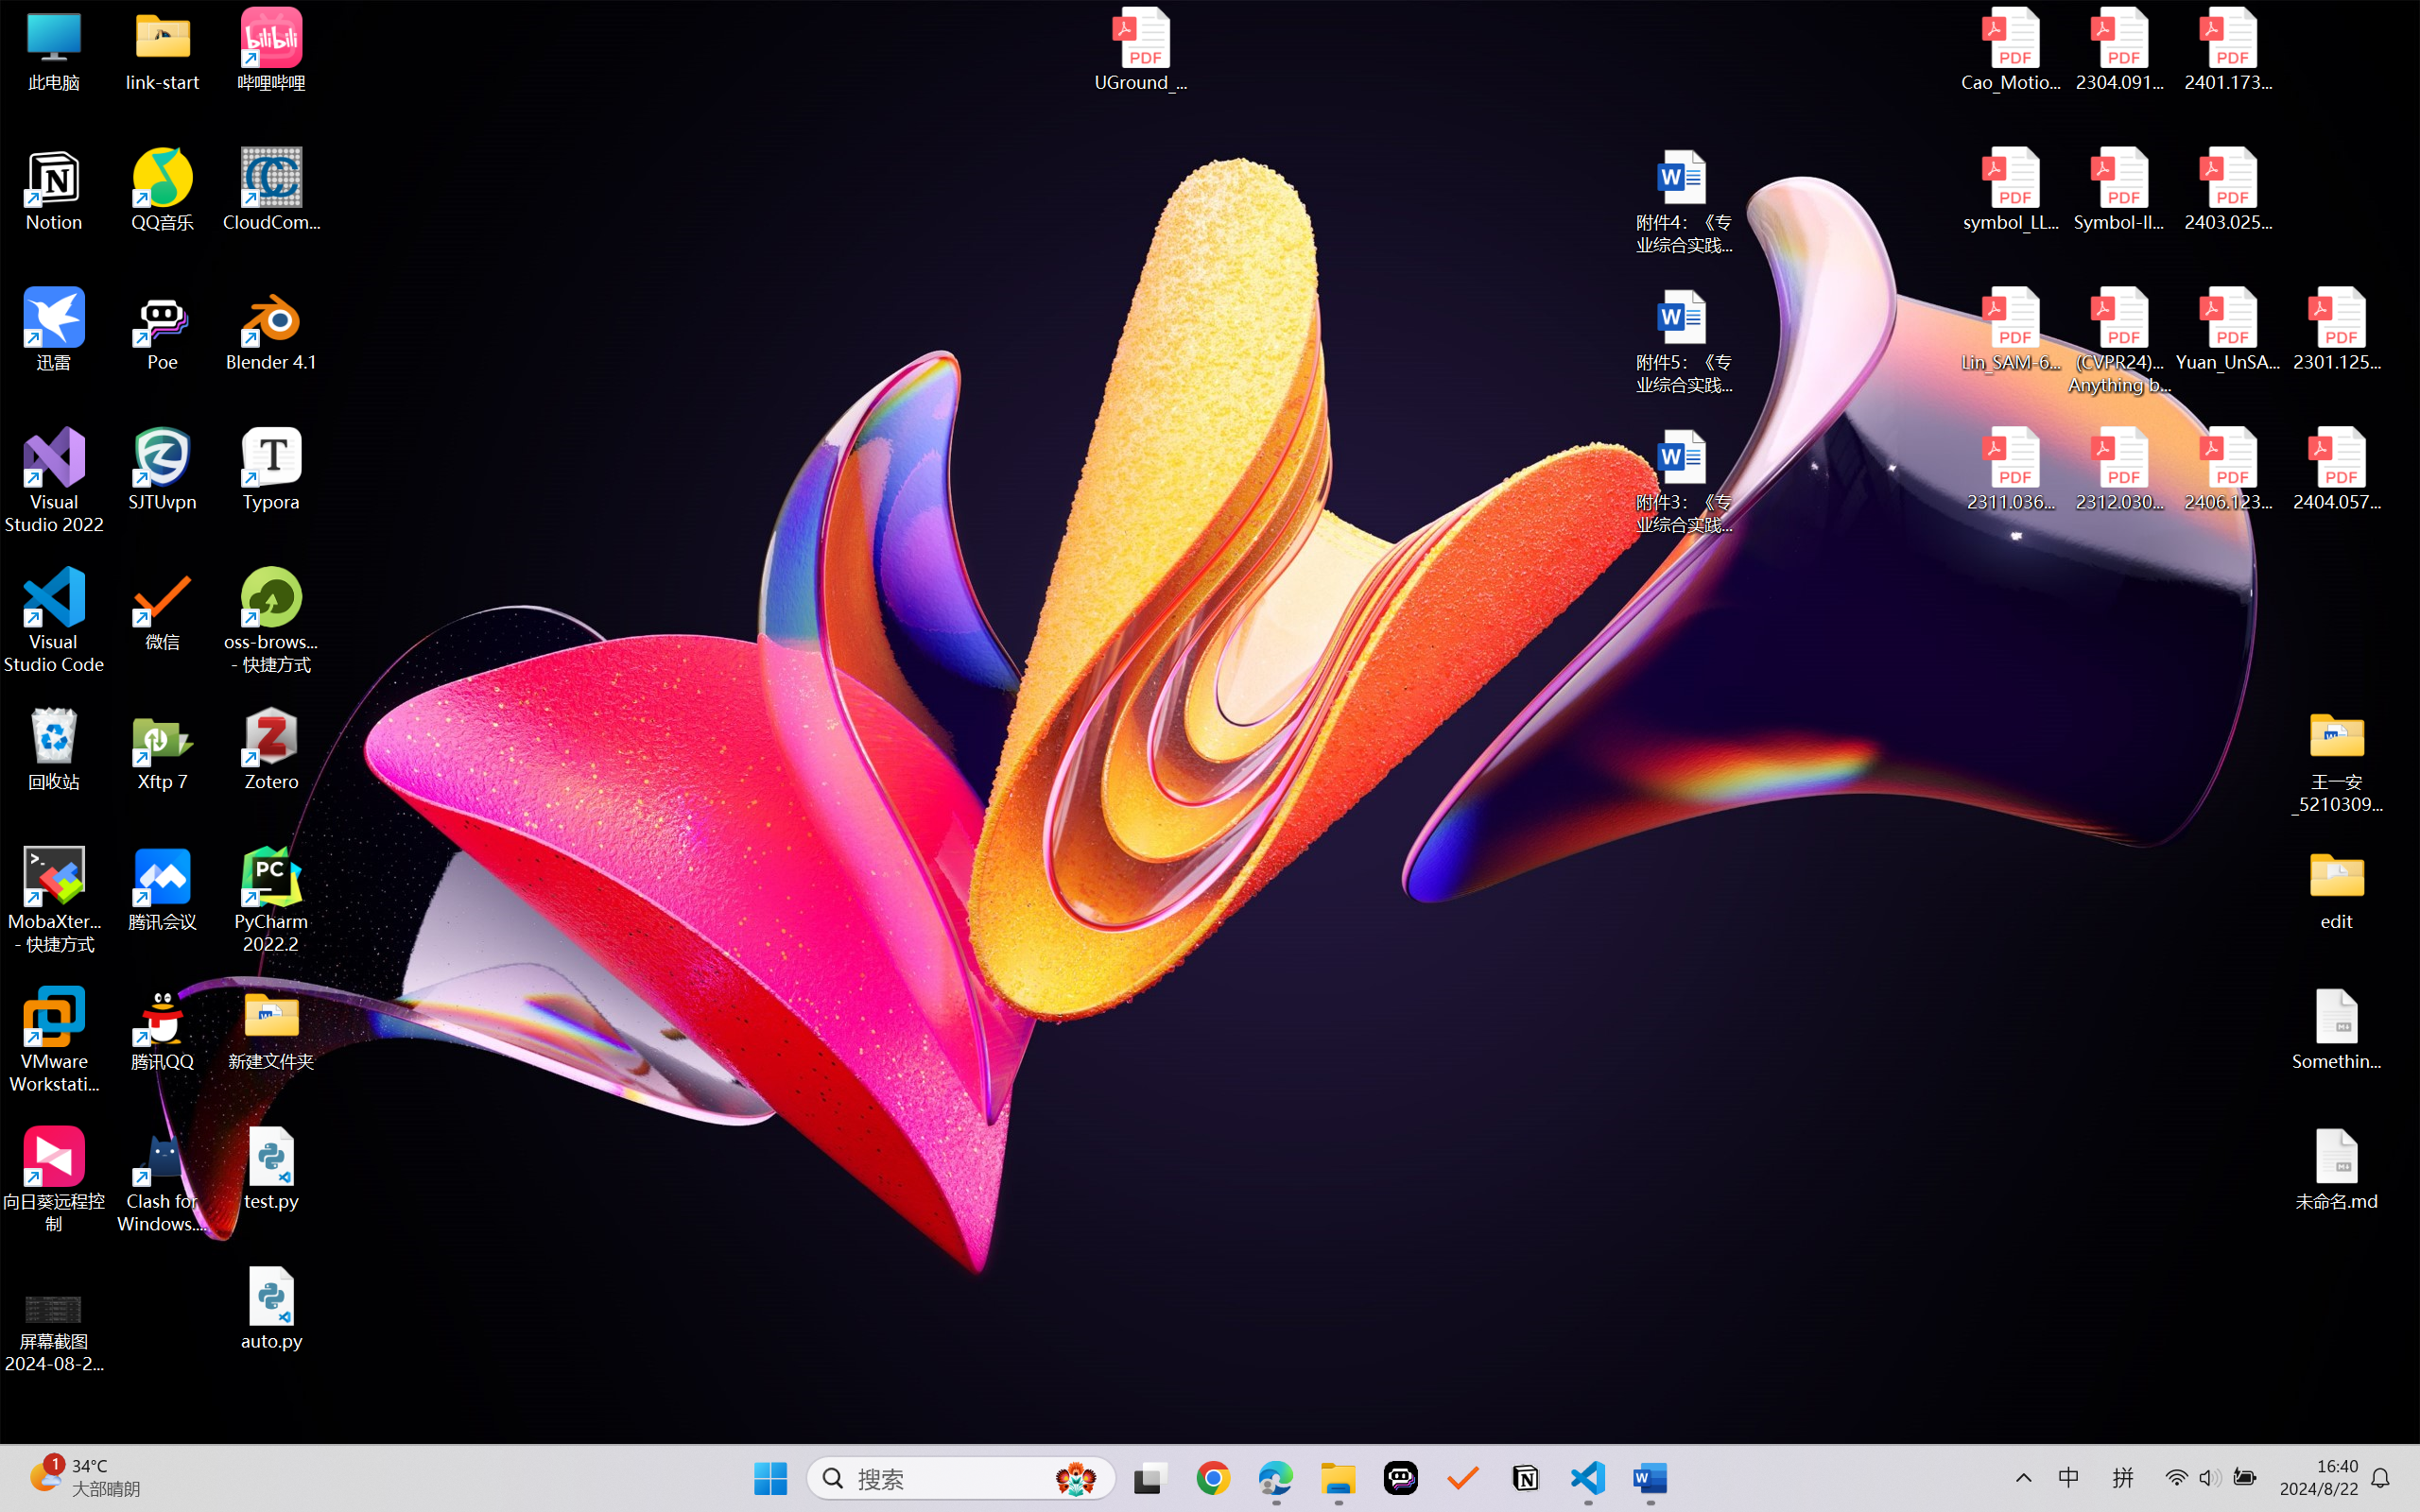  Describe the element at coordinates (271, 1308) in the screenshot. I see `'auto.py'` at that location.